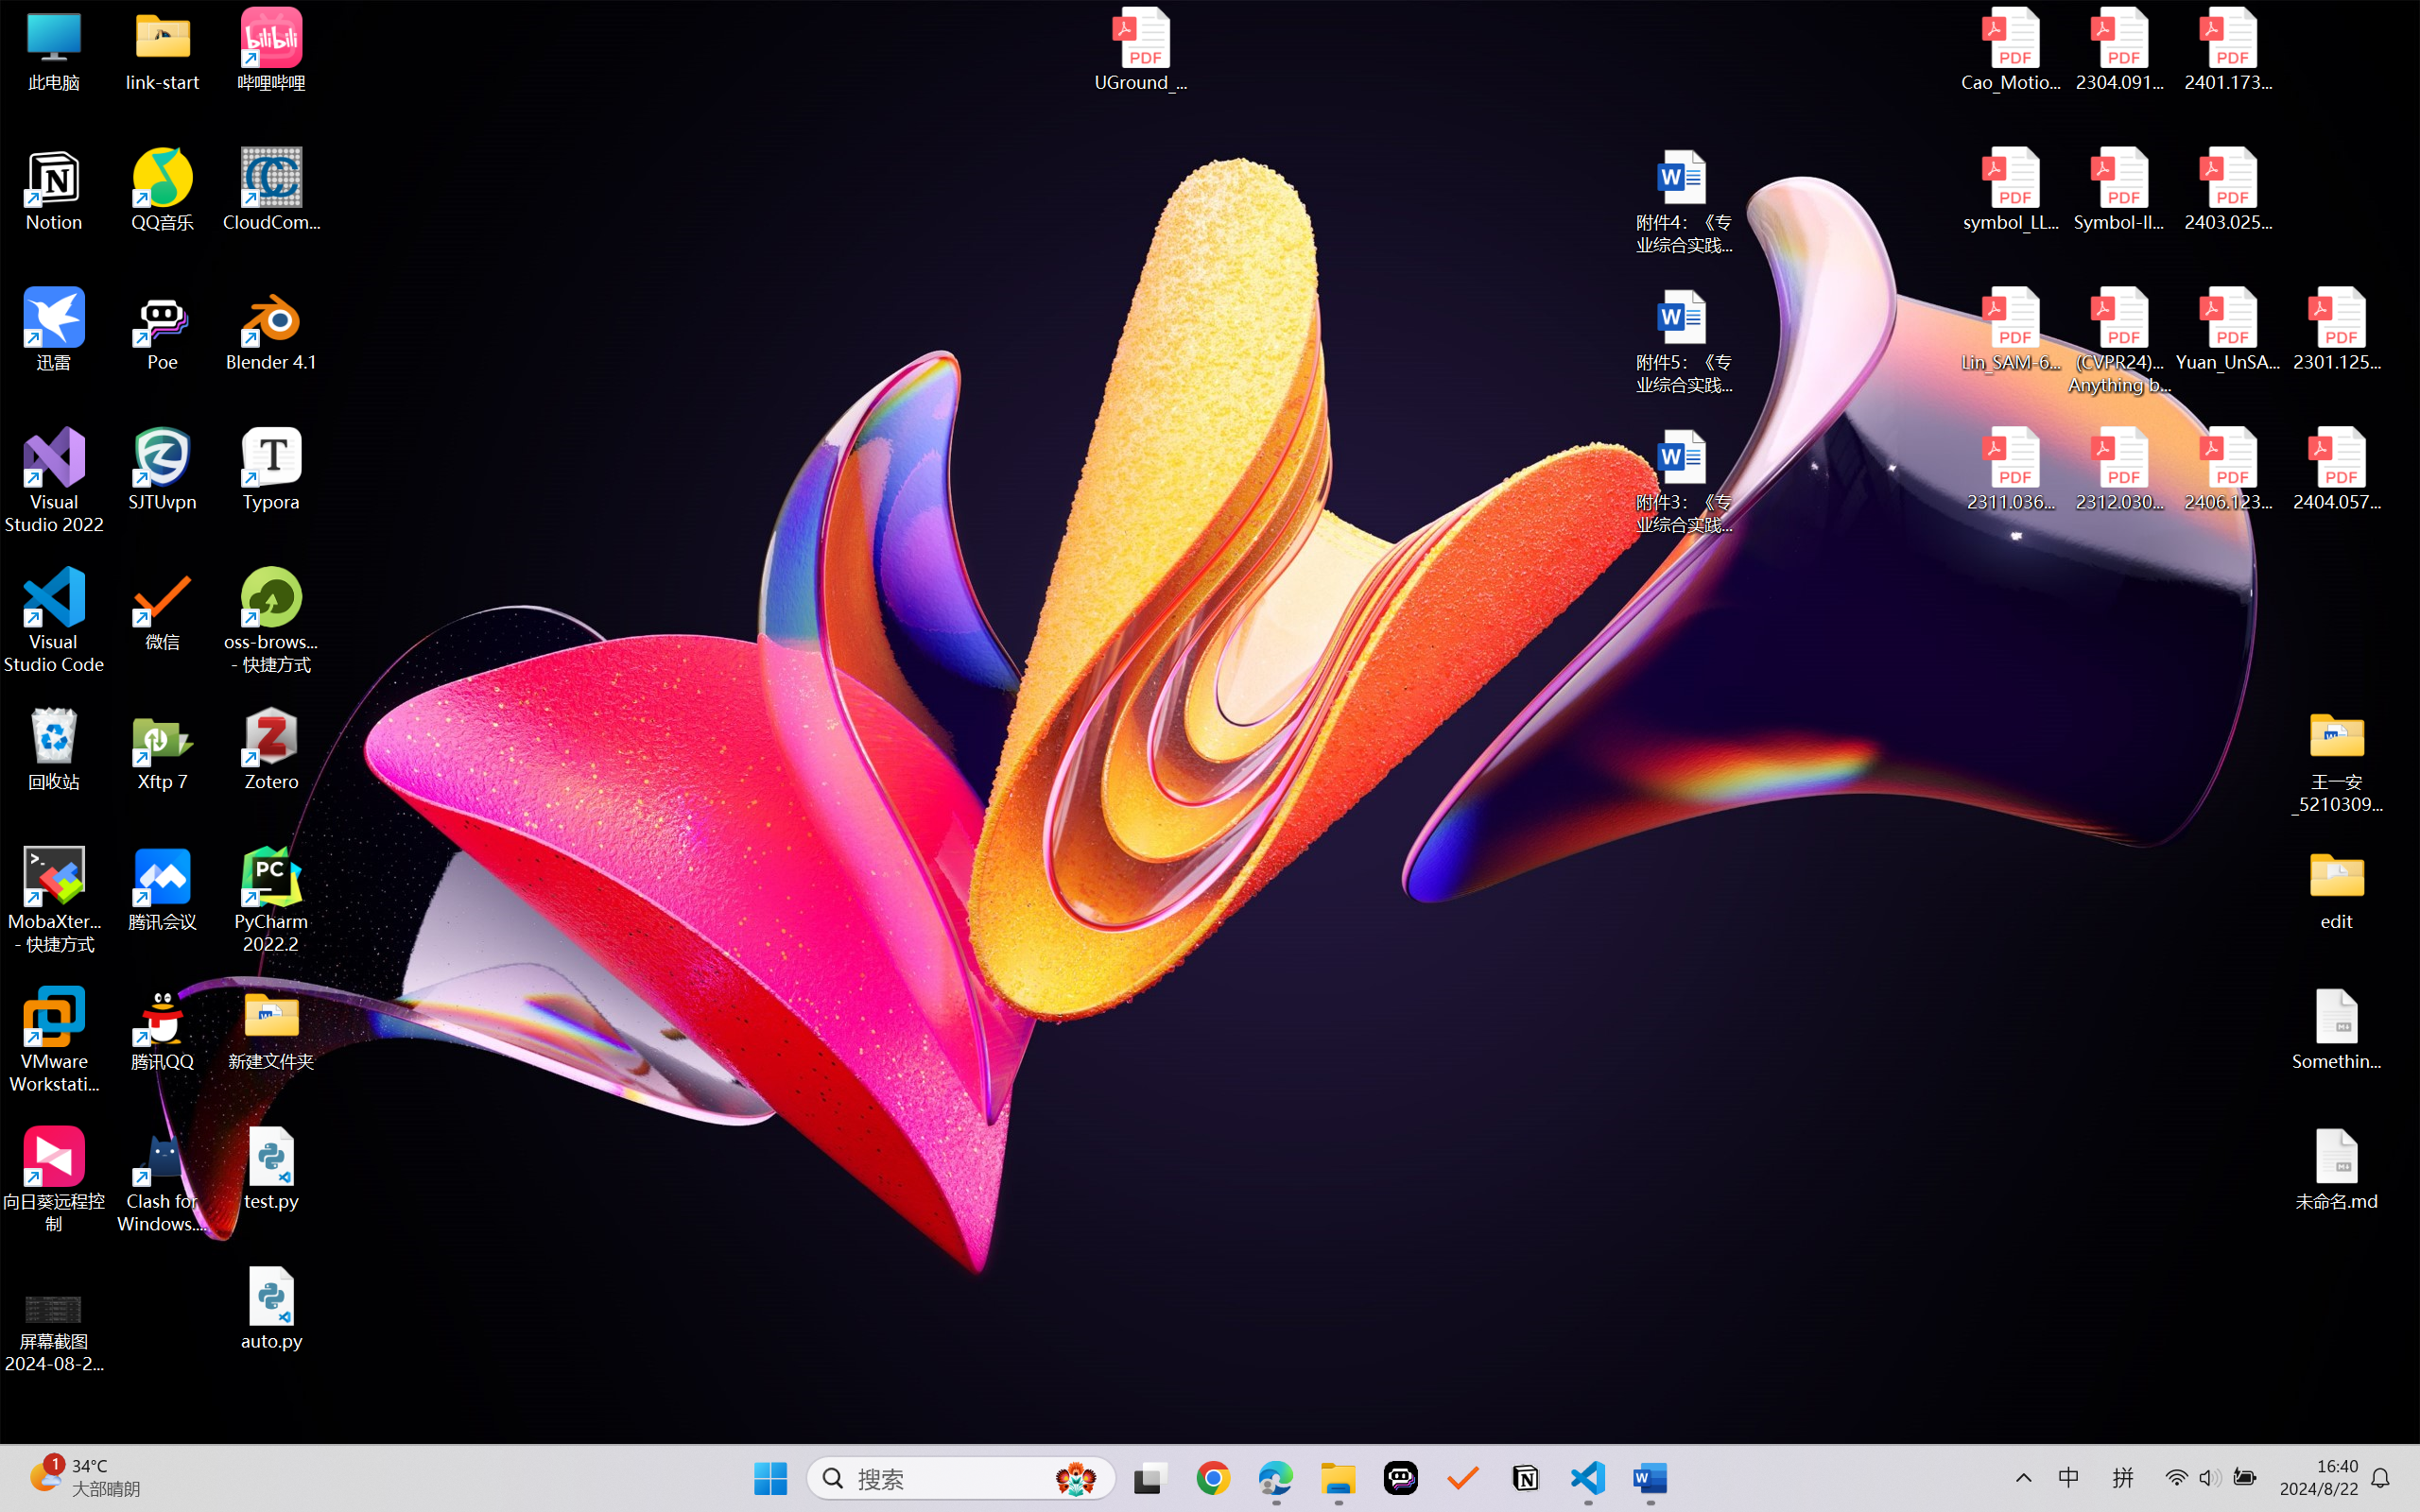  Describe the element at coordinates (271, 1308) in the screenshot. I see `'auto.py'` at that location.